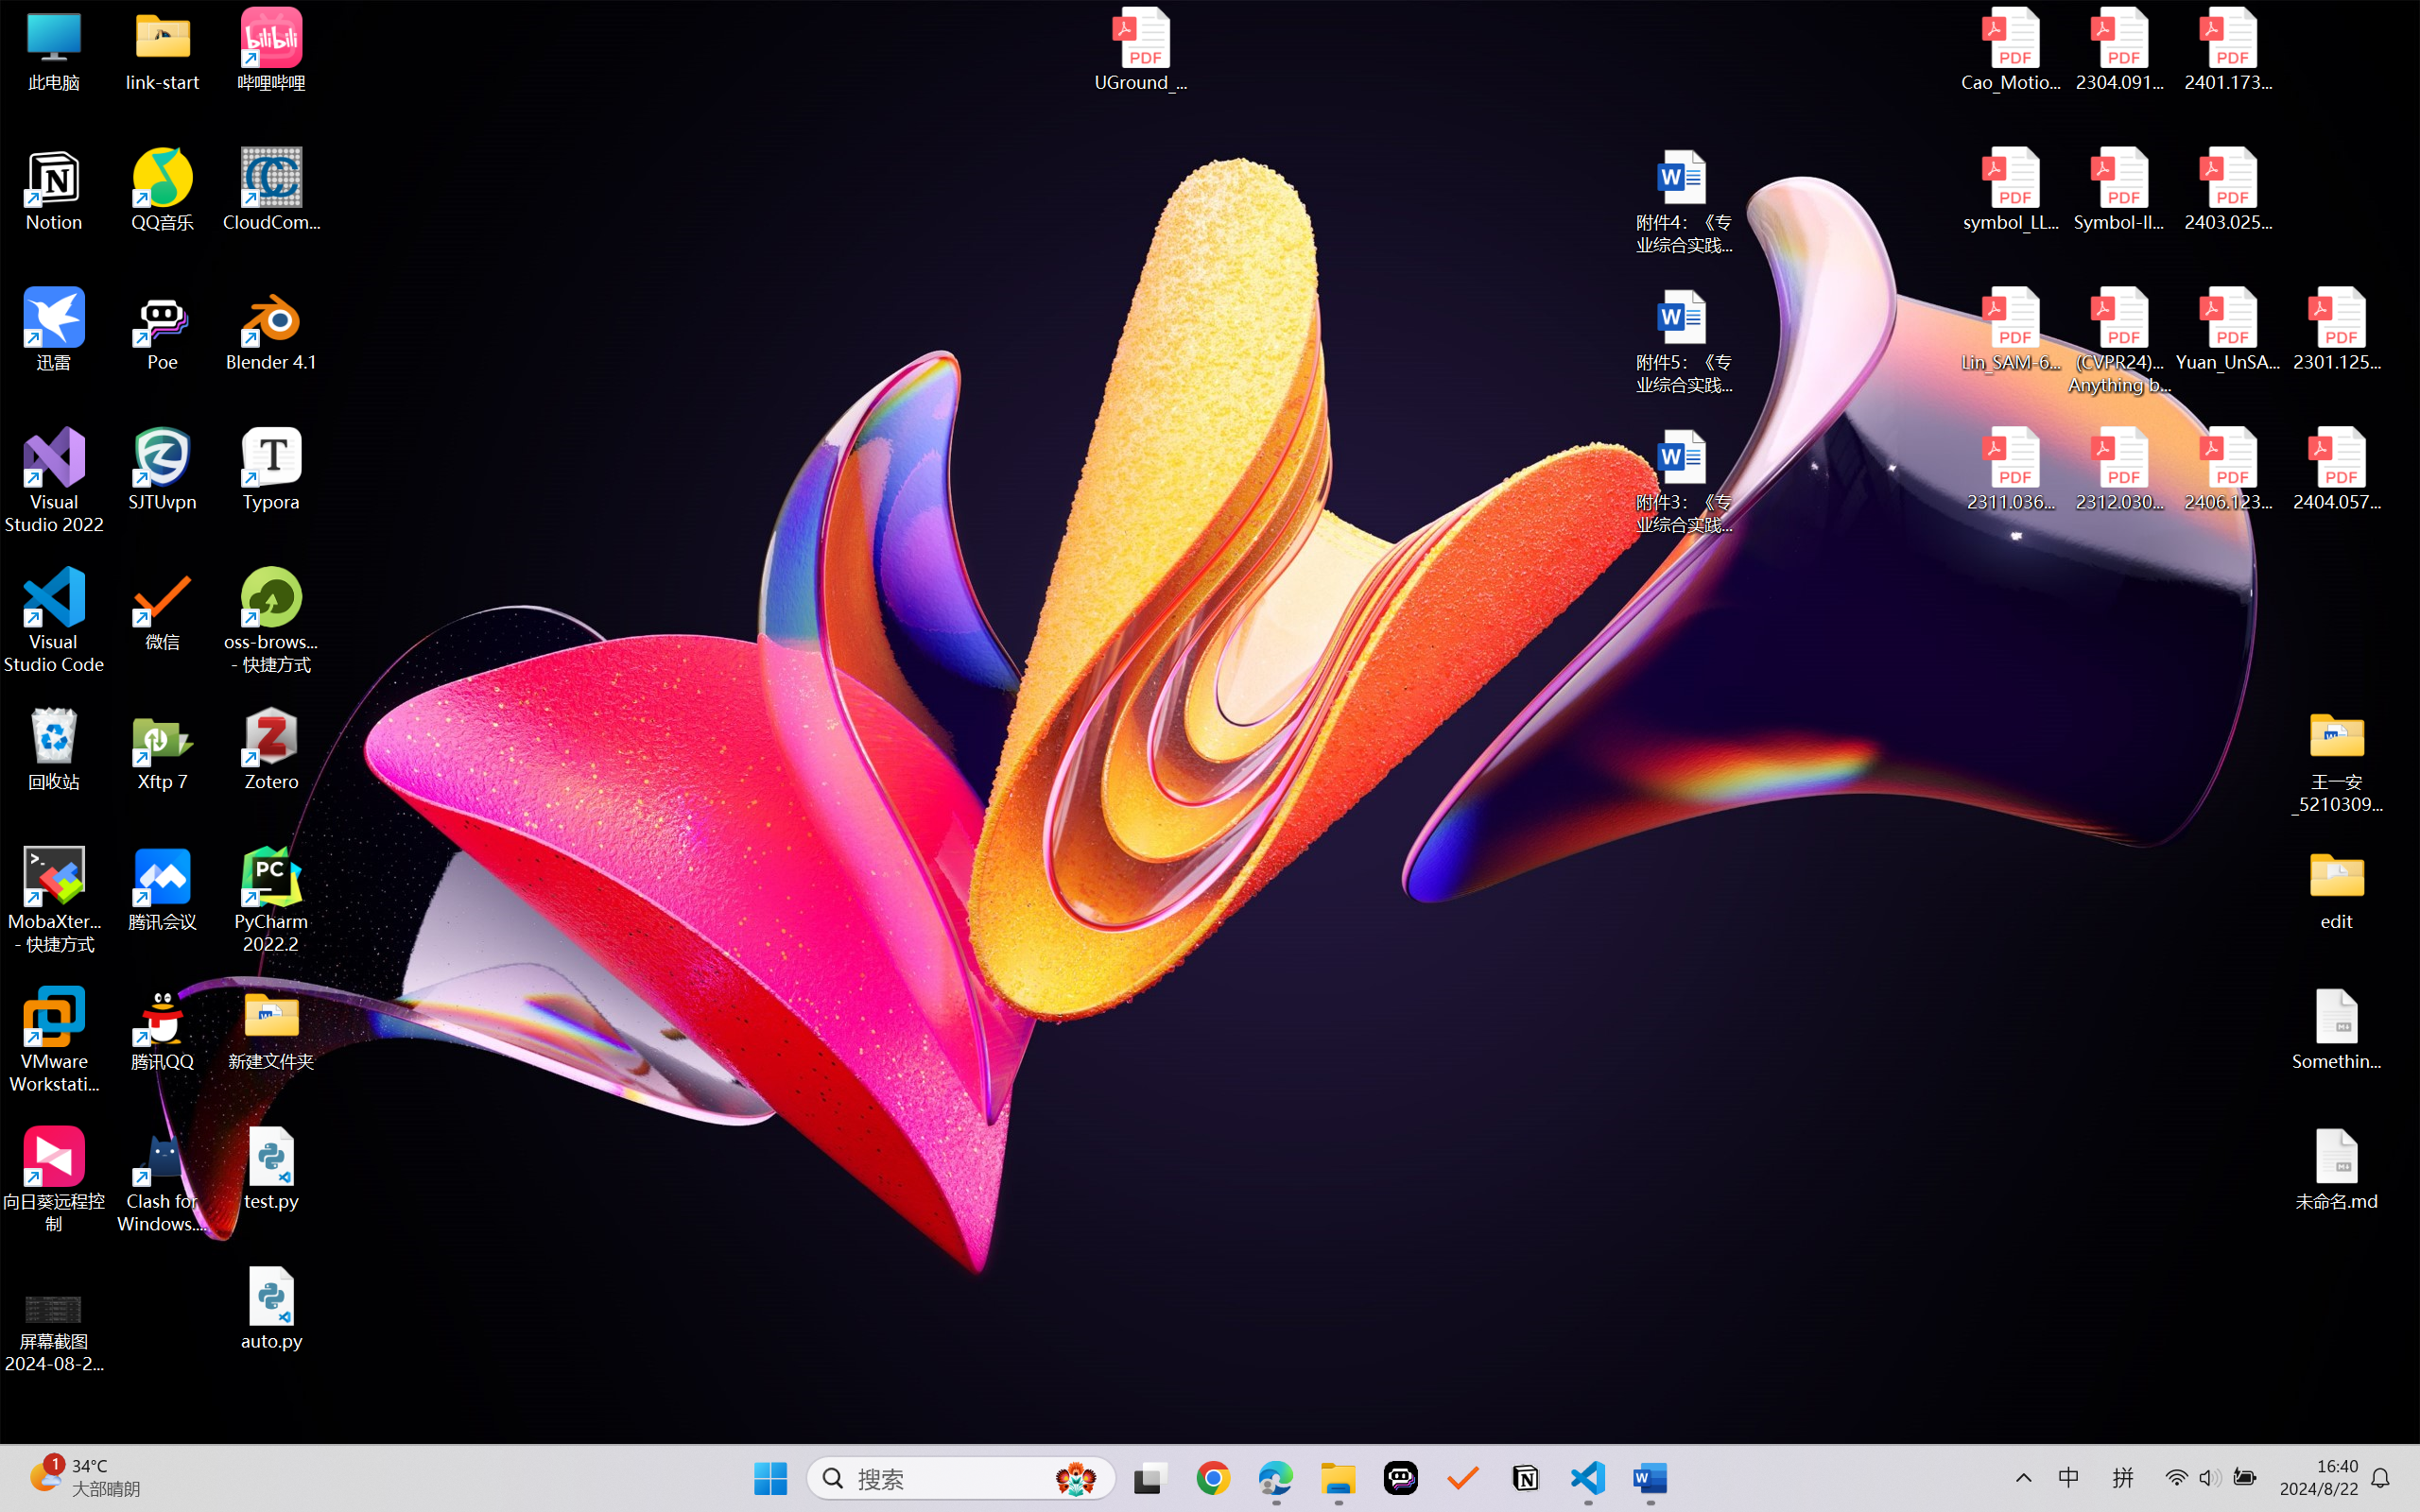  Describe the element at coordinates (271, 1308) in the screenshot. I see `'auto.py'` at that location.